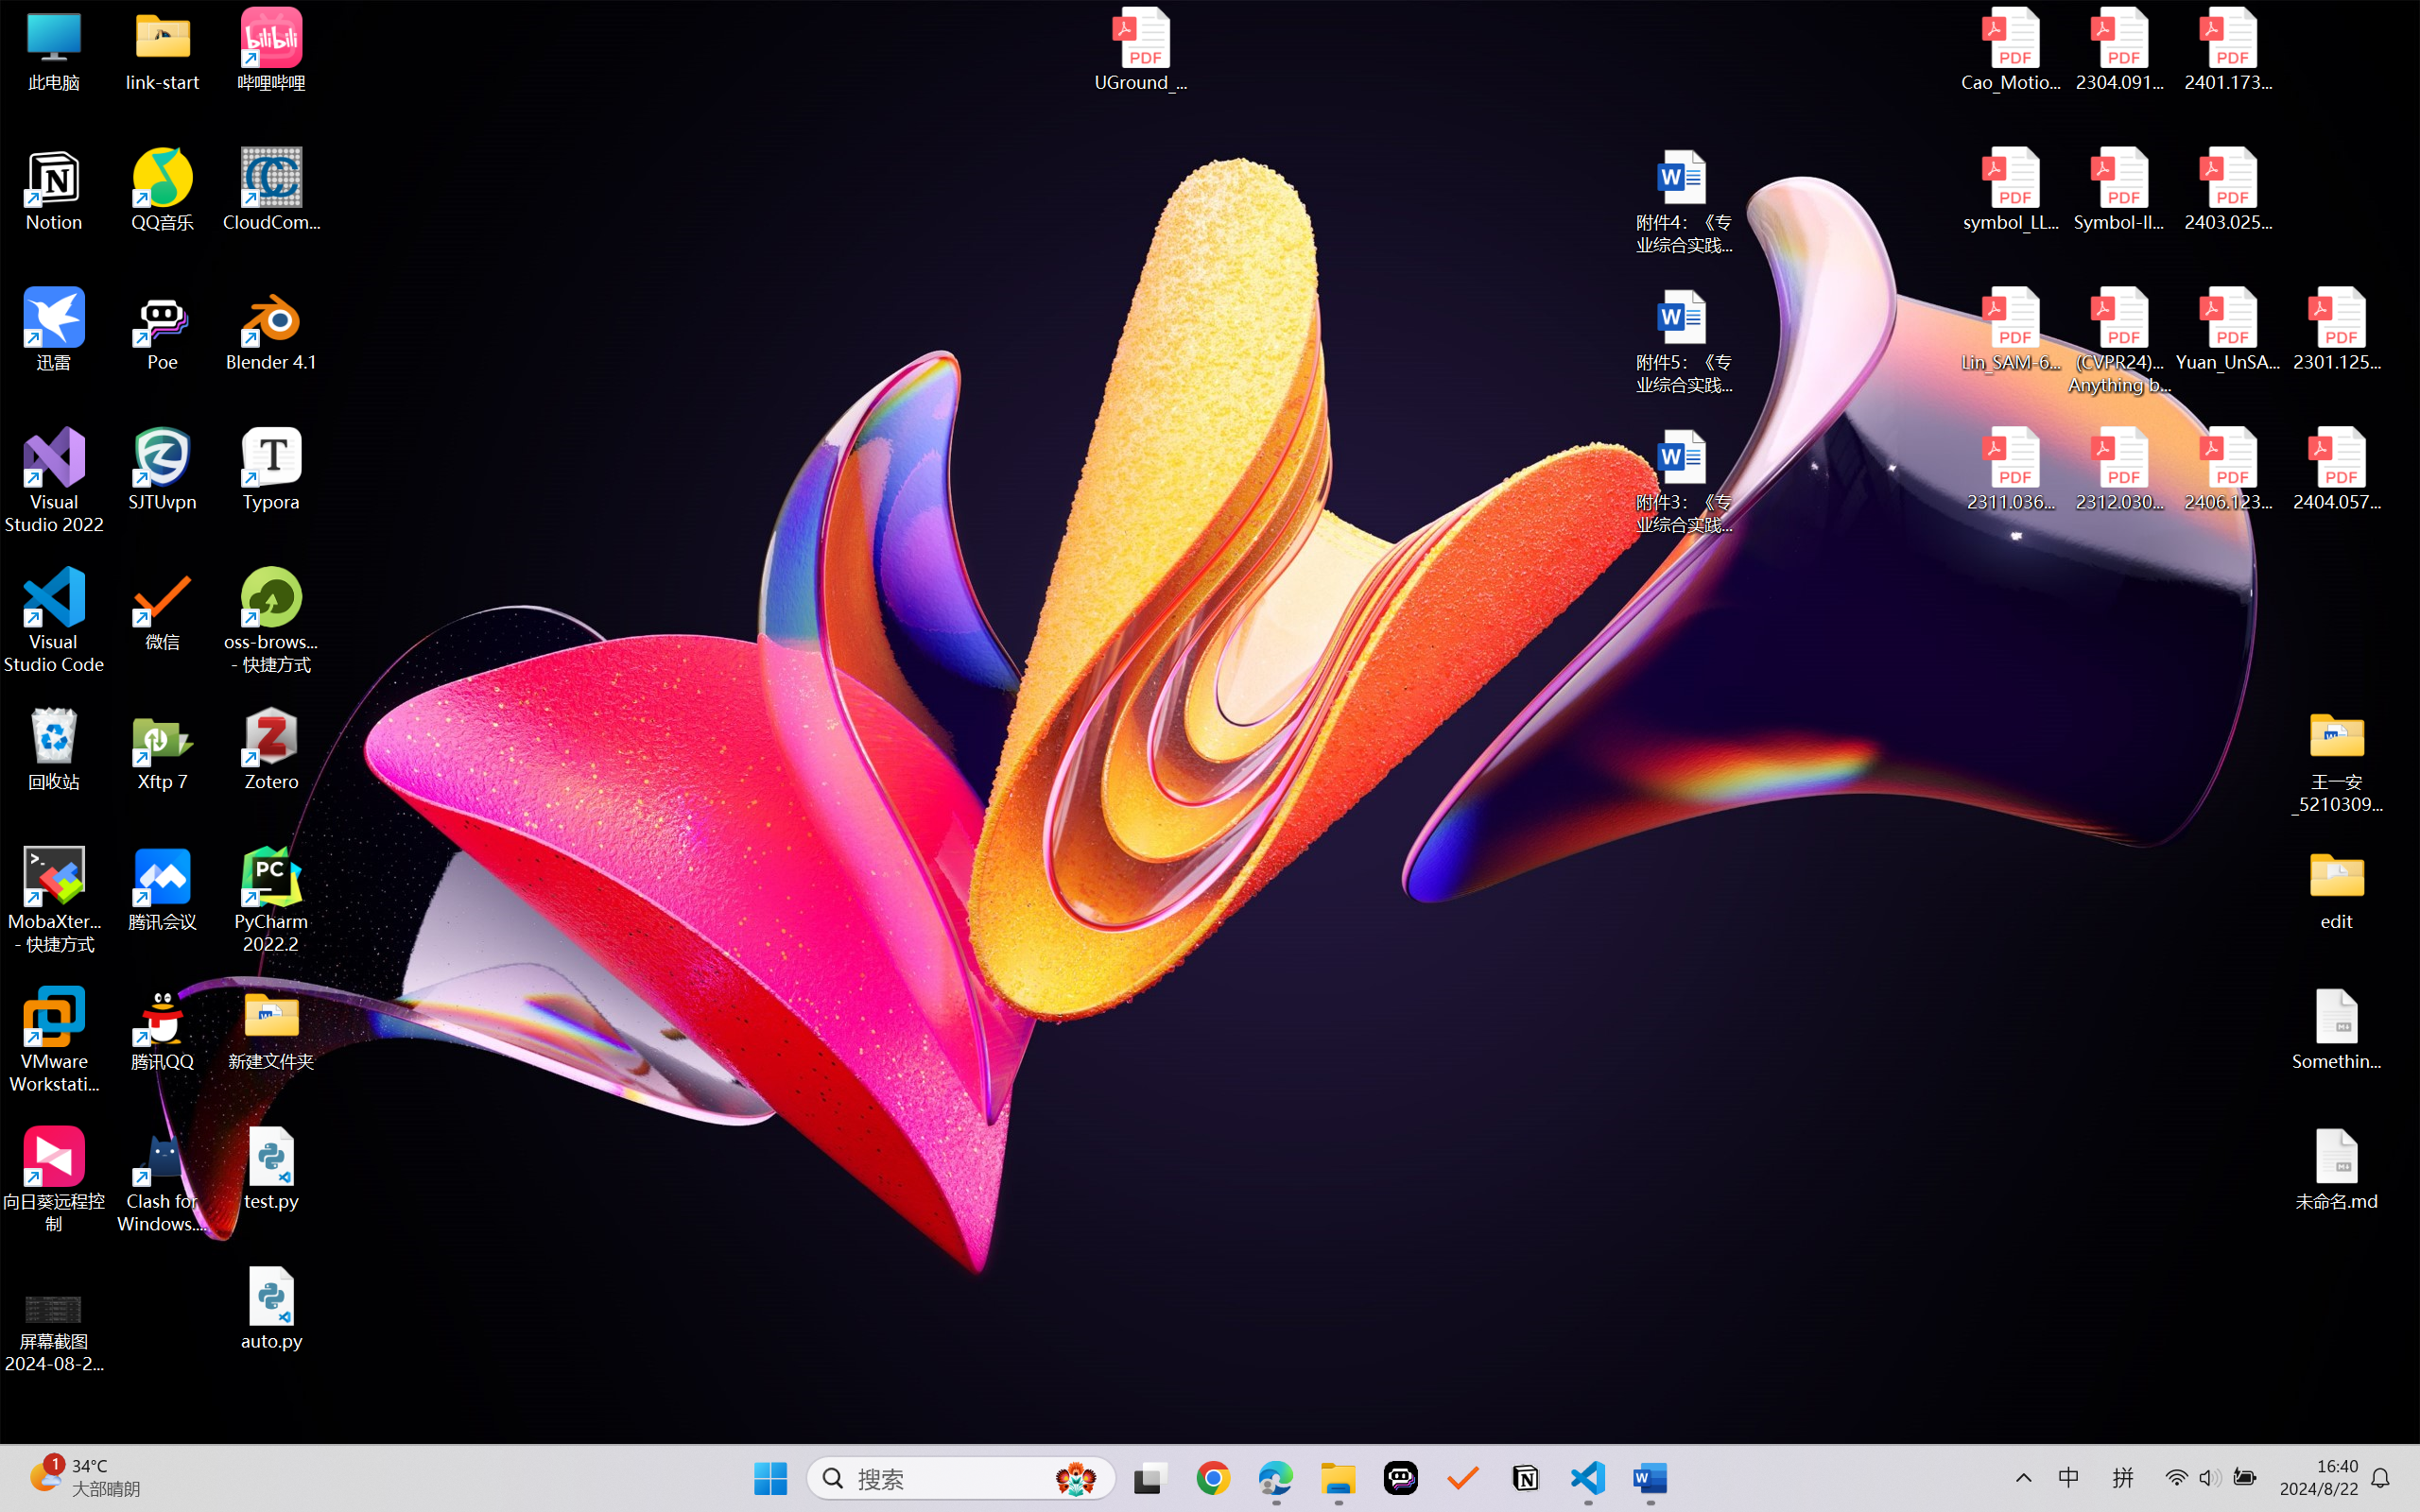  Describe the element at coordinates (271, 1308) in the screenshot. I see `'auto.py'` at that location.